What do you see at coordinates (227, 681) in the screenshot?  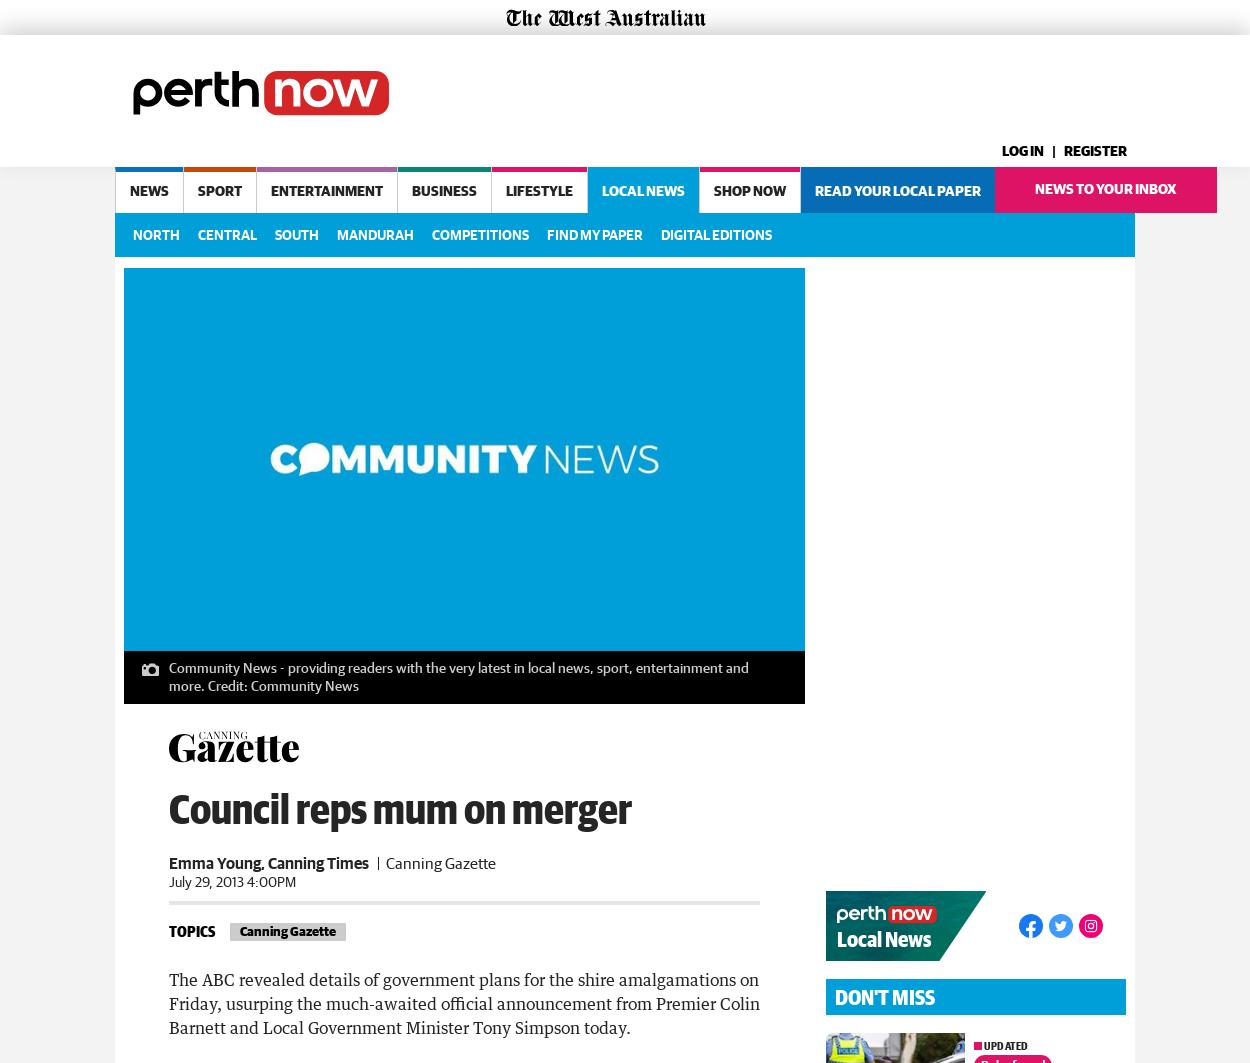 I see `'Credit:'` at bounding box center [227, 681].